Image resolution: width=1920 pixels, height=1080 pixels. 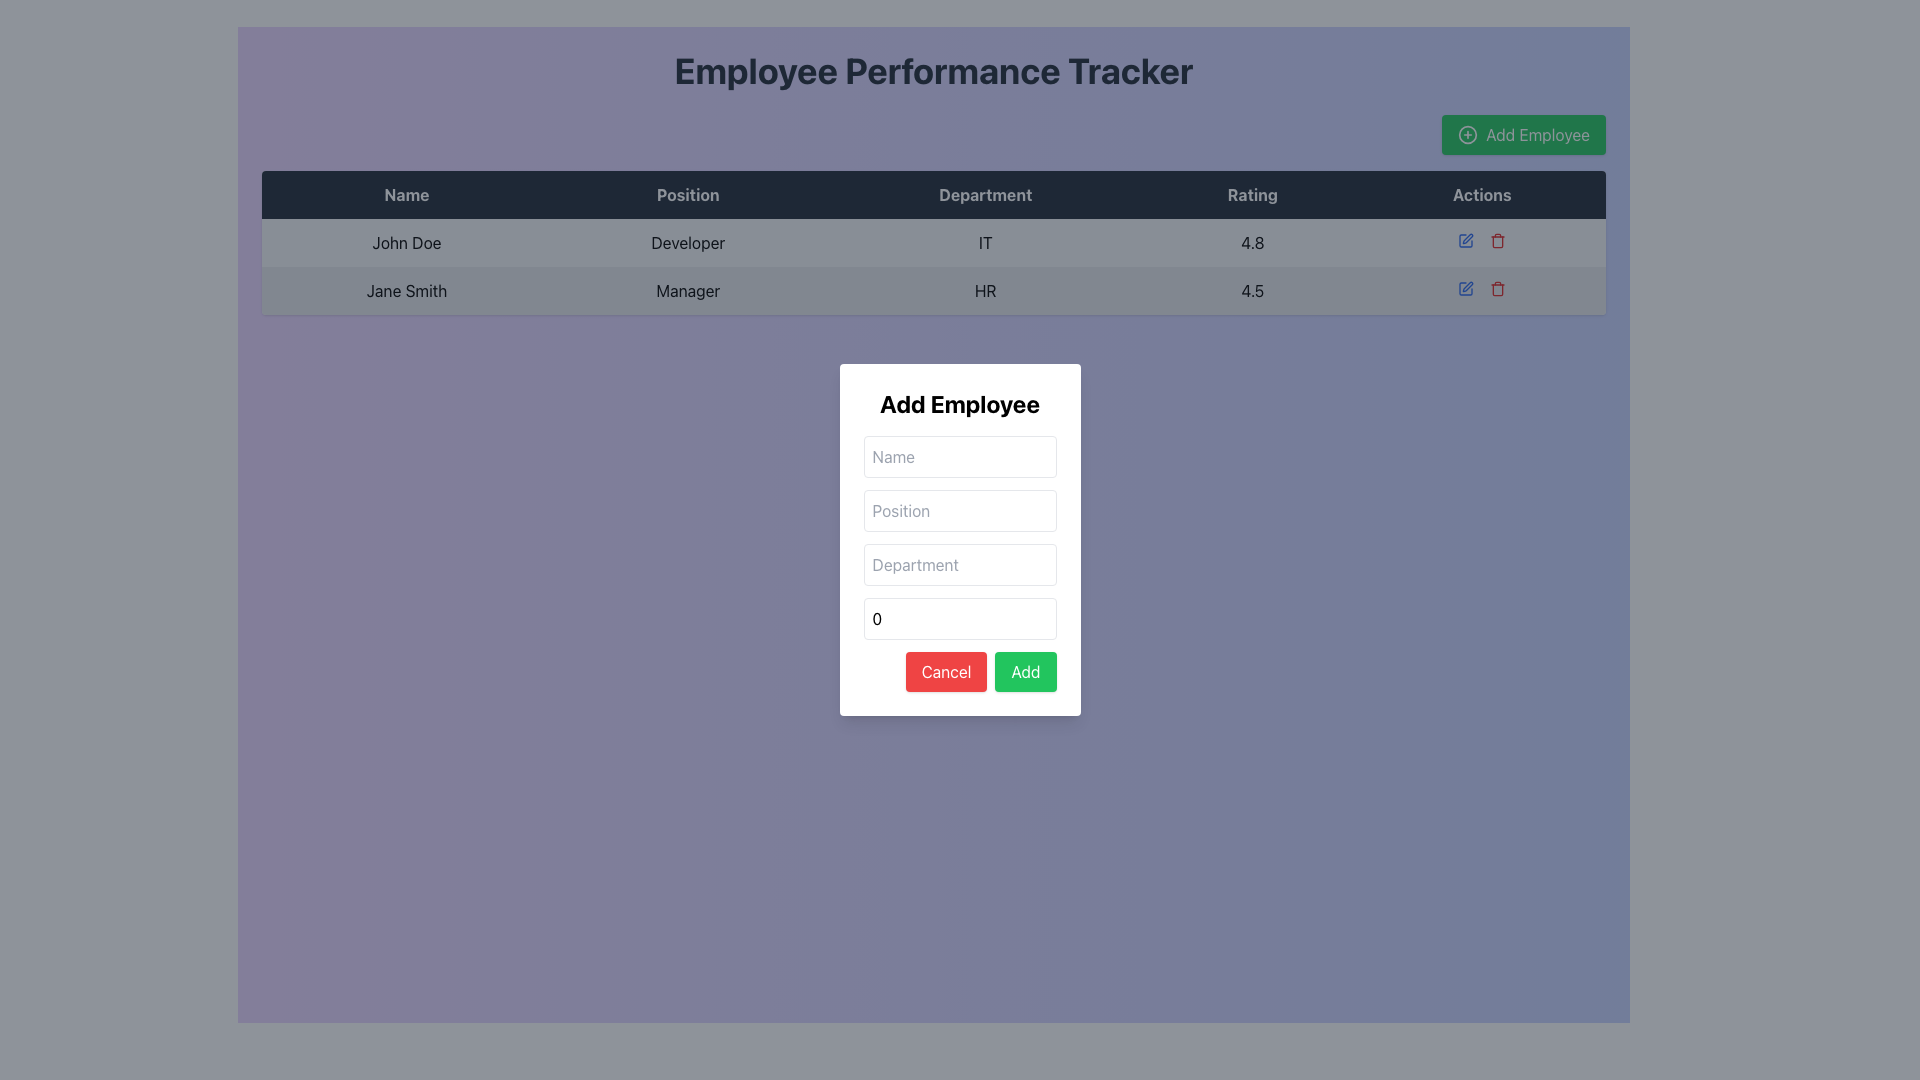 I want to click on the trash can icon located in the 'Actions' column of the 'Jane Smith' row in the table, so click(x=1498, y=290).